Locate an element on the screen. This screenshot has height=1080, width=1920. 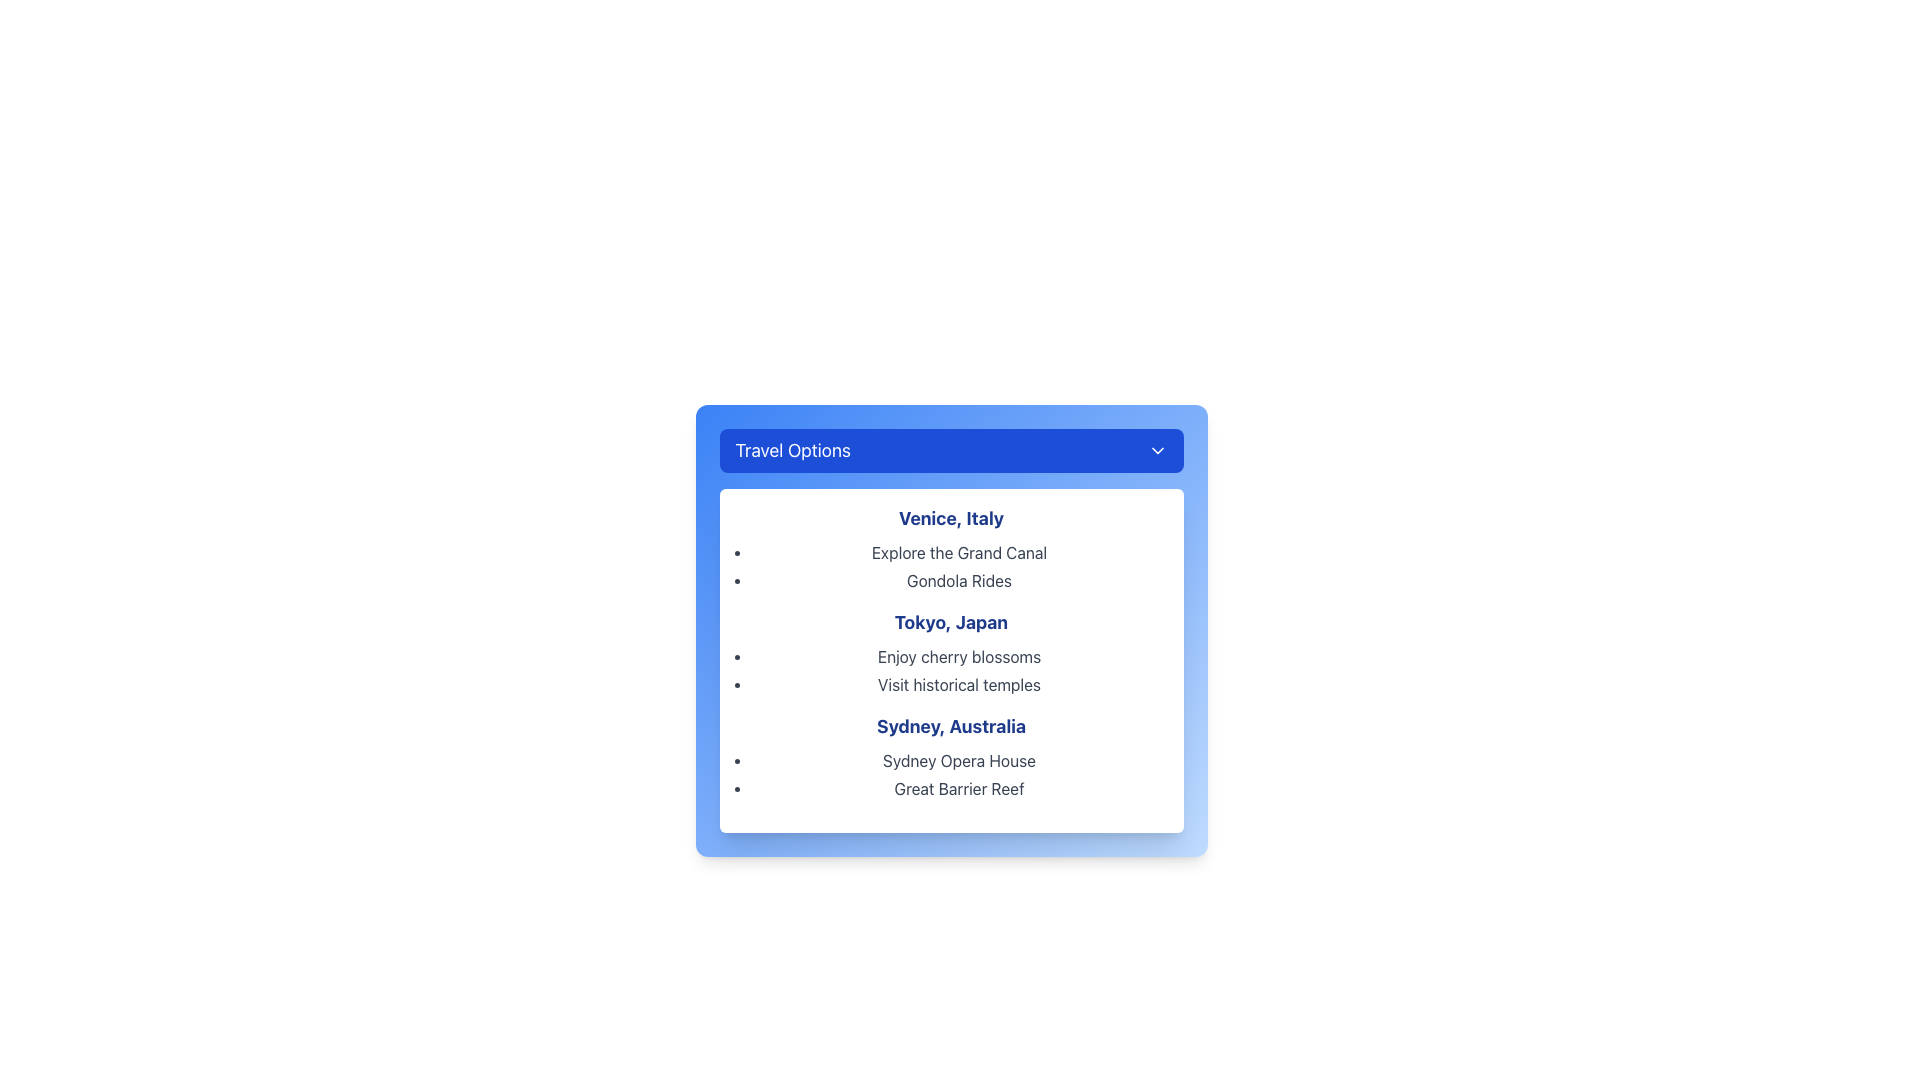
the informational text item representing an activity or attraction related to Venice, Italy, which is the first bullet point under the subheading 'Venice, Italy' in the 'Travel Options' panel is located at coordinates (958, 552).